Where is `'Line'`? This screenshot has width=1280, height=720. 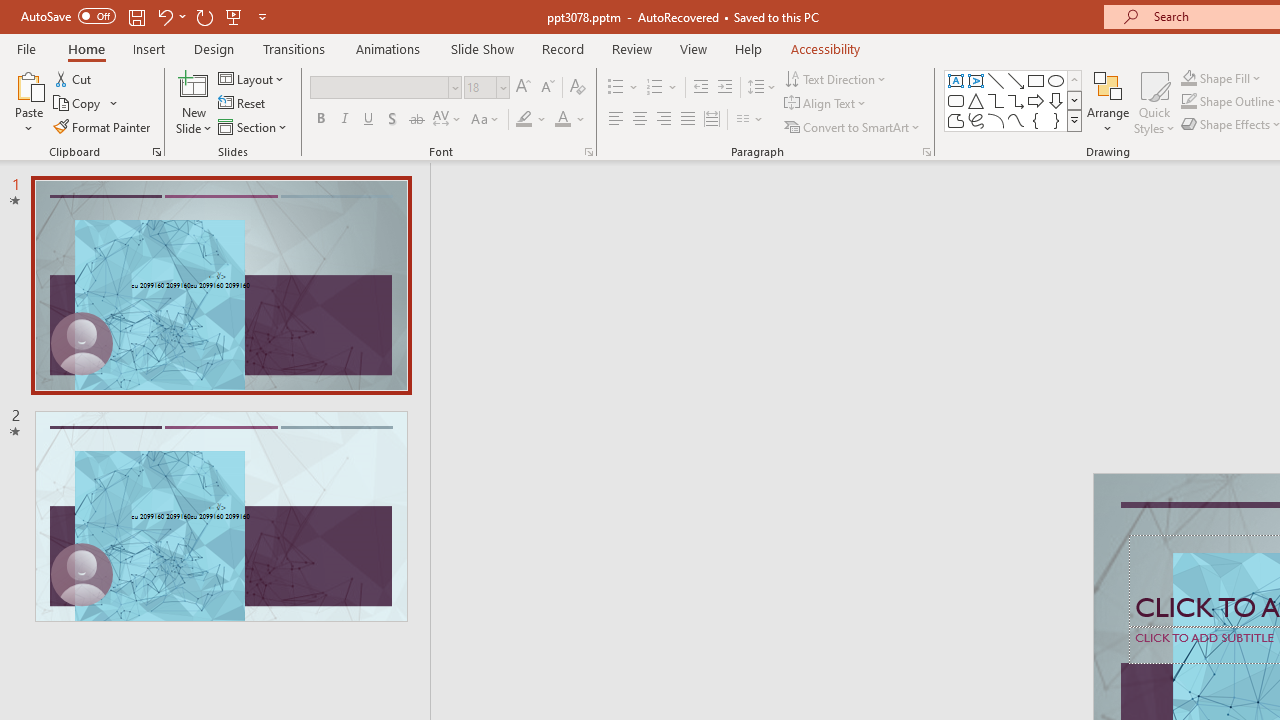 'Line' is located at coordinates (995, 80).